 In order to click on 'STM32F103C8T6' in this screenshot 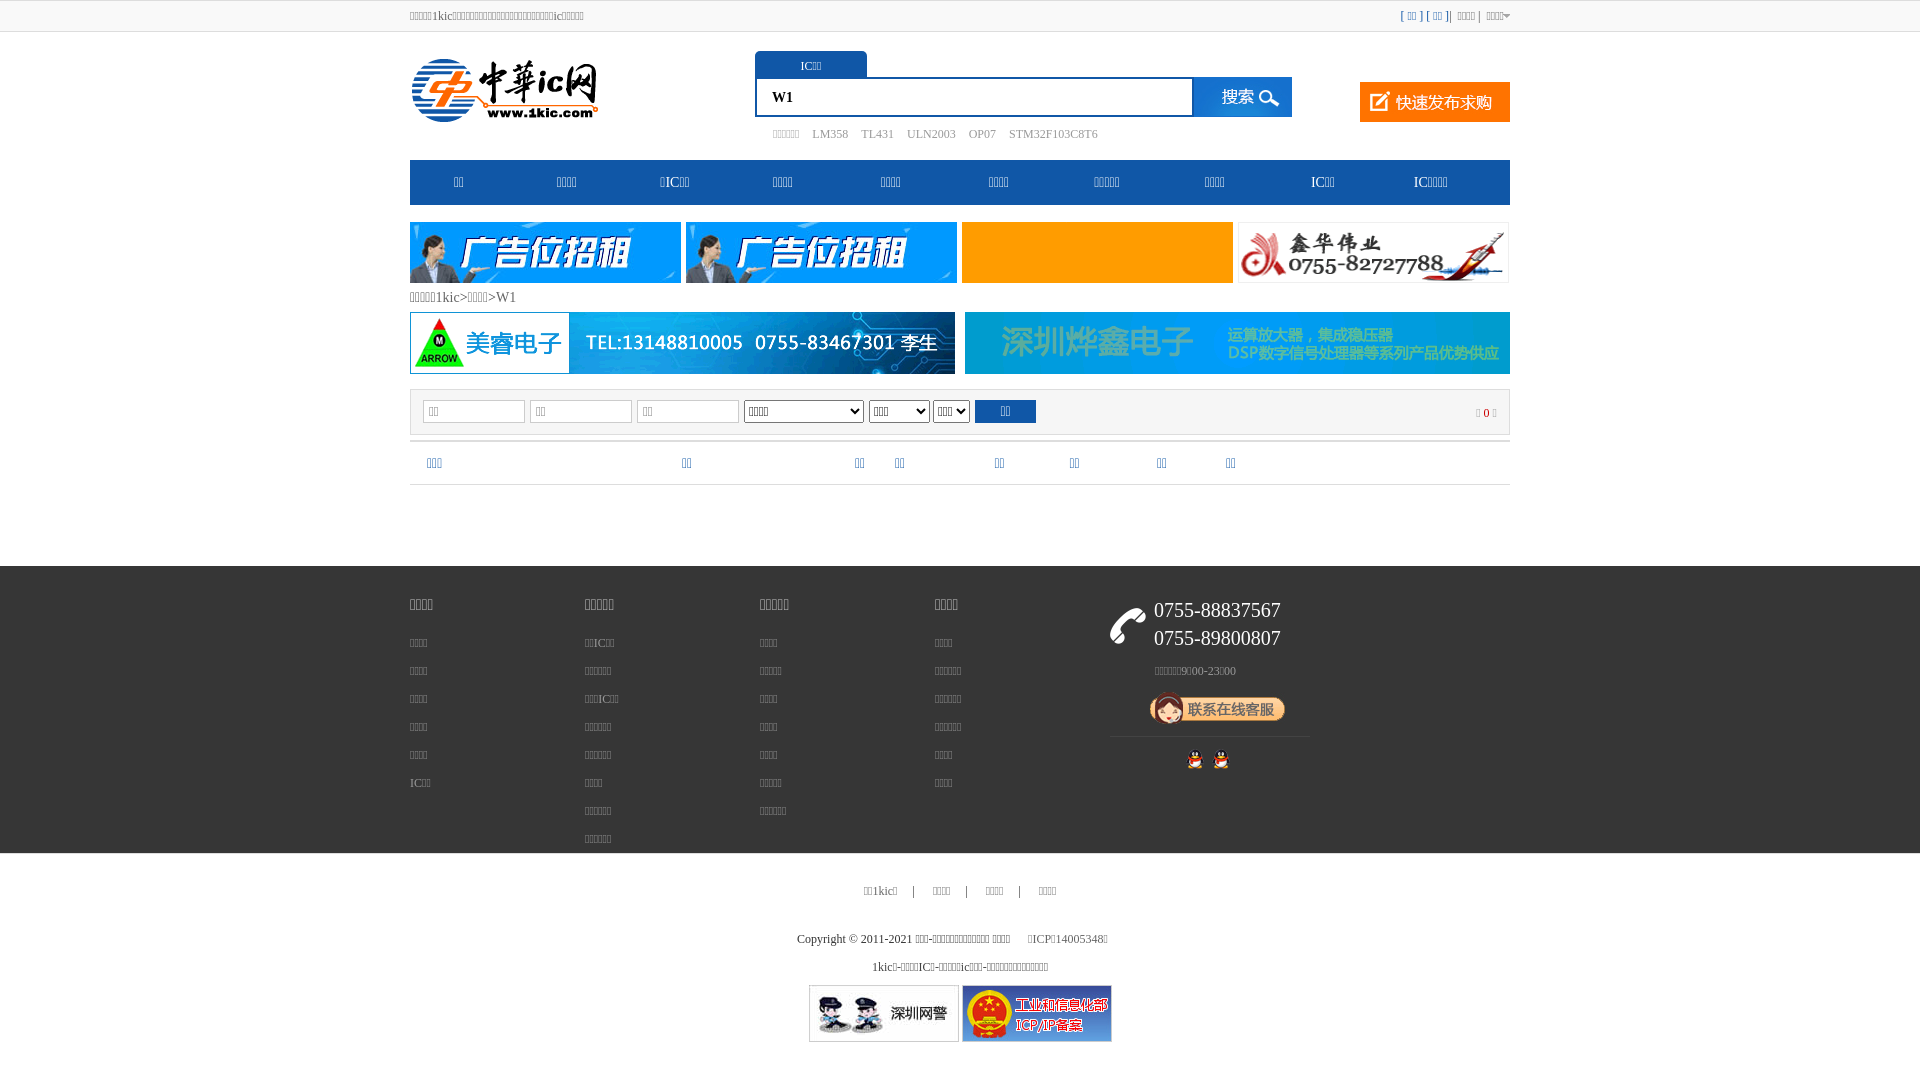, I will do `click(1047, 134)`.